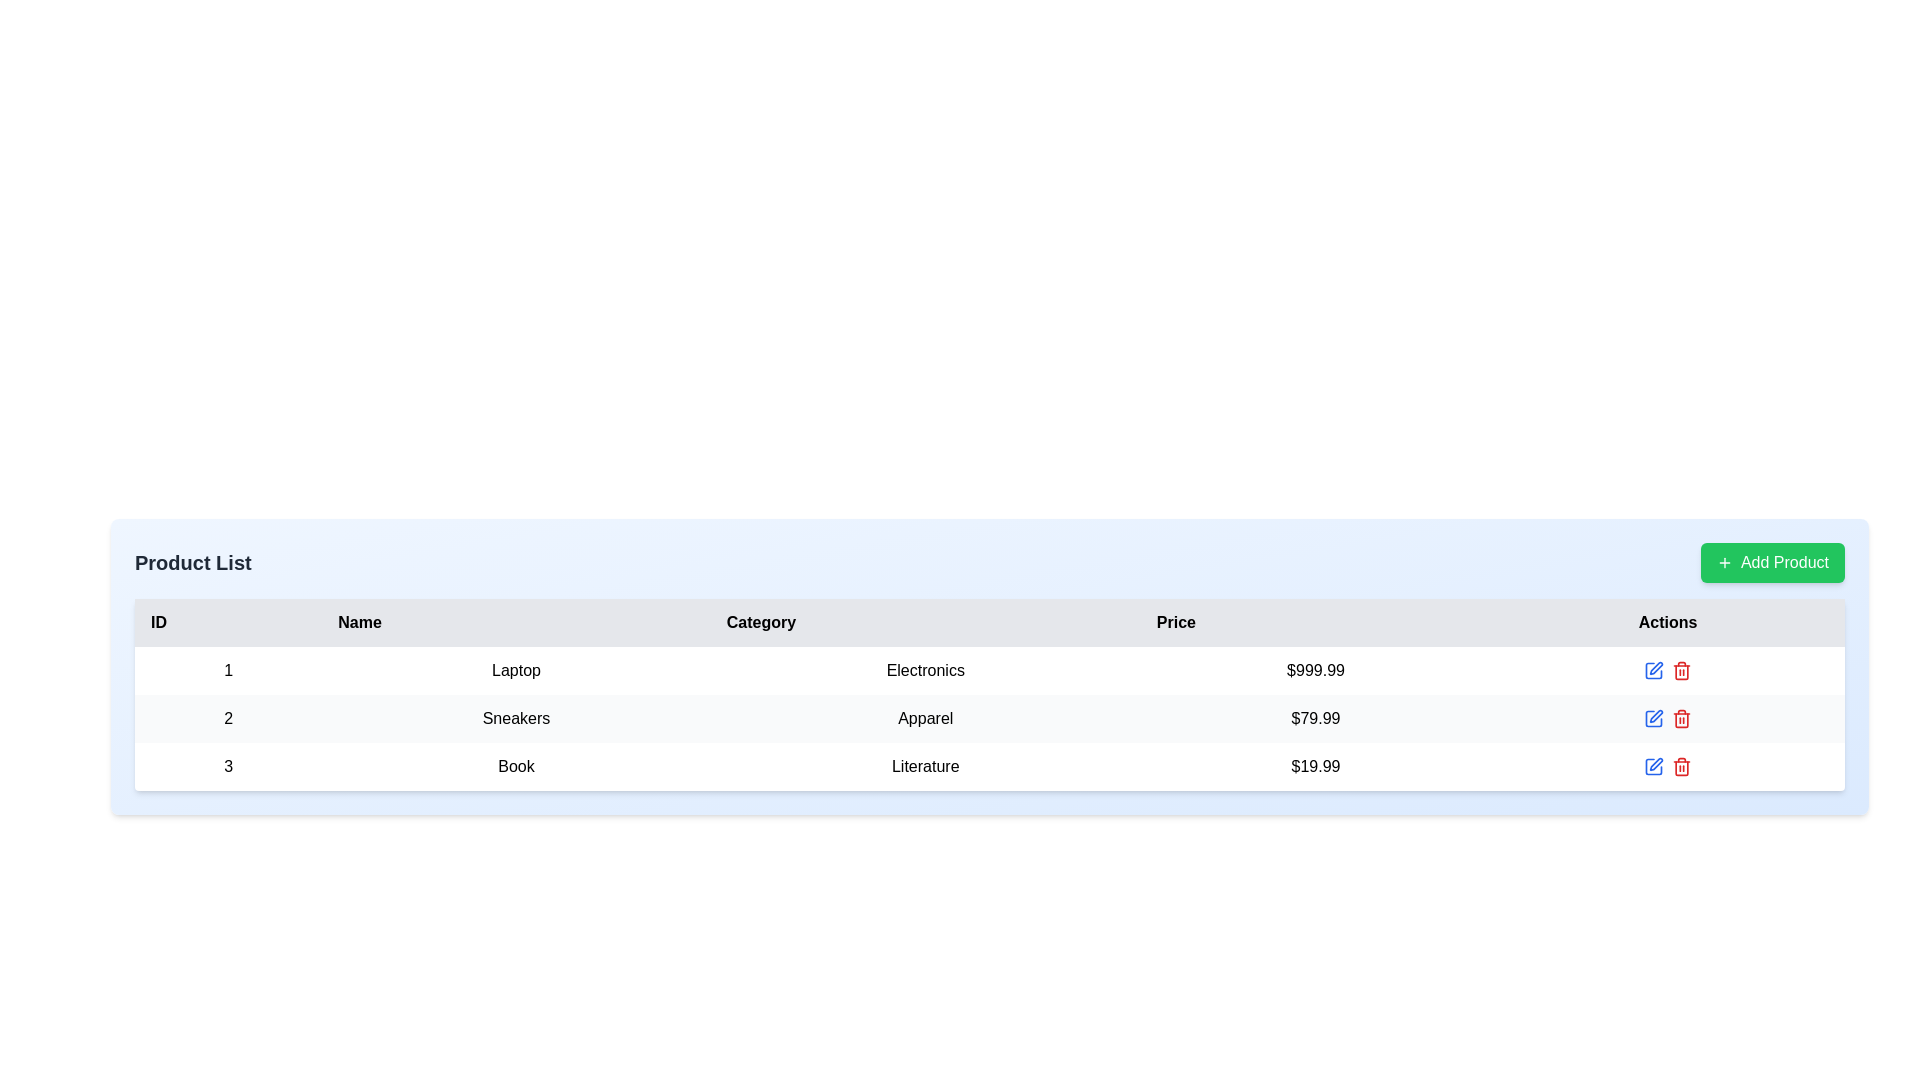 This screenshot has width=1920, height=1080. What do you see at coordinates (1668, 717) in the screenshot?
I see `the red trash can icon` at bounding box center [1668, 717].